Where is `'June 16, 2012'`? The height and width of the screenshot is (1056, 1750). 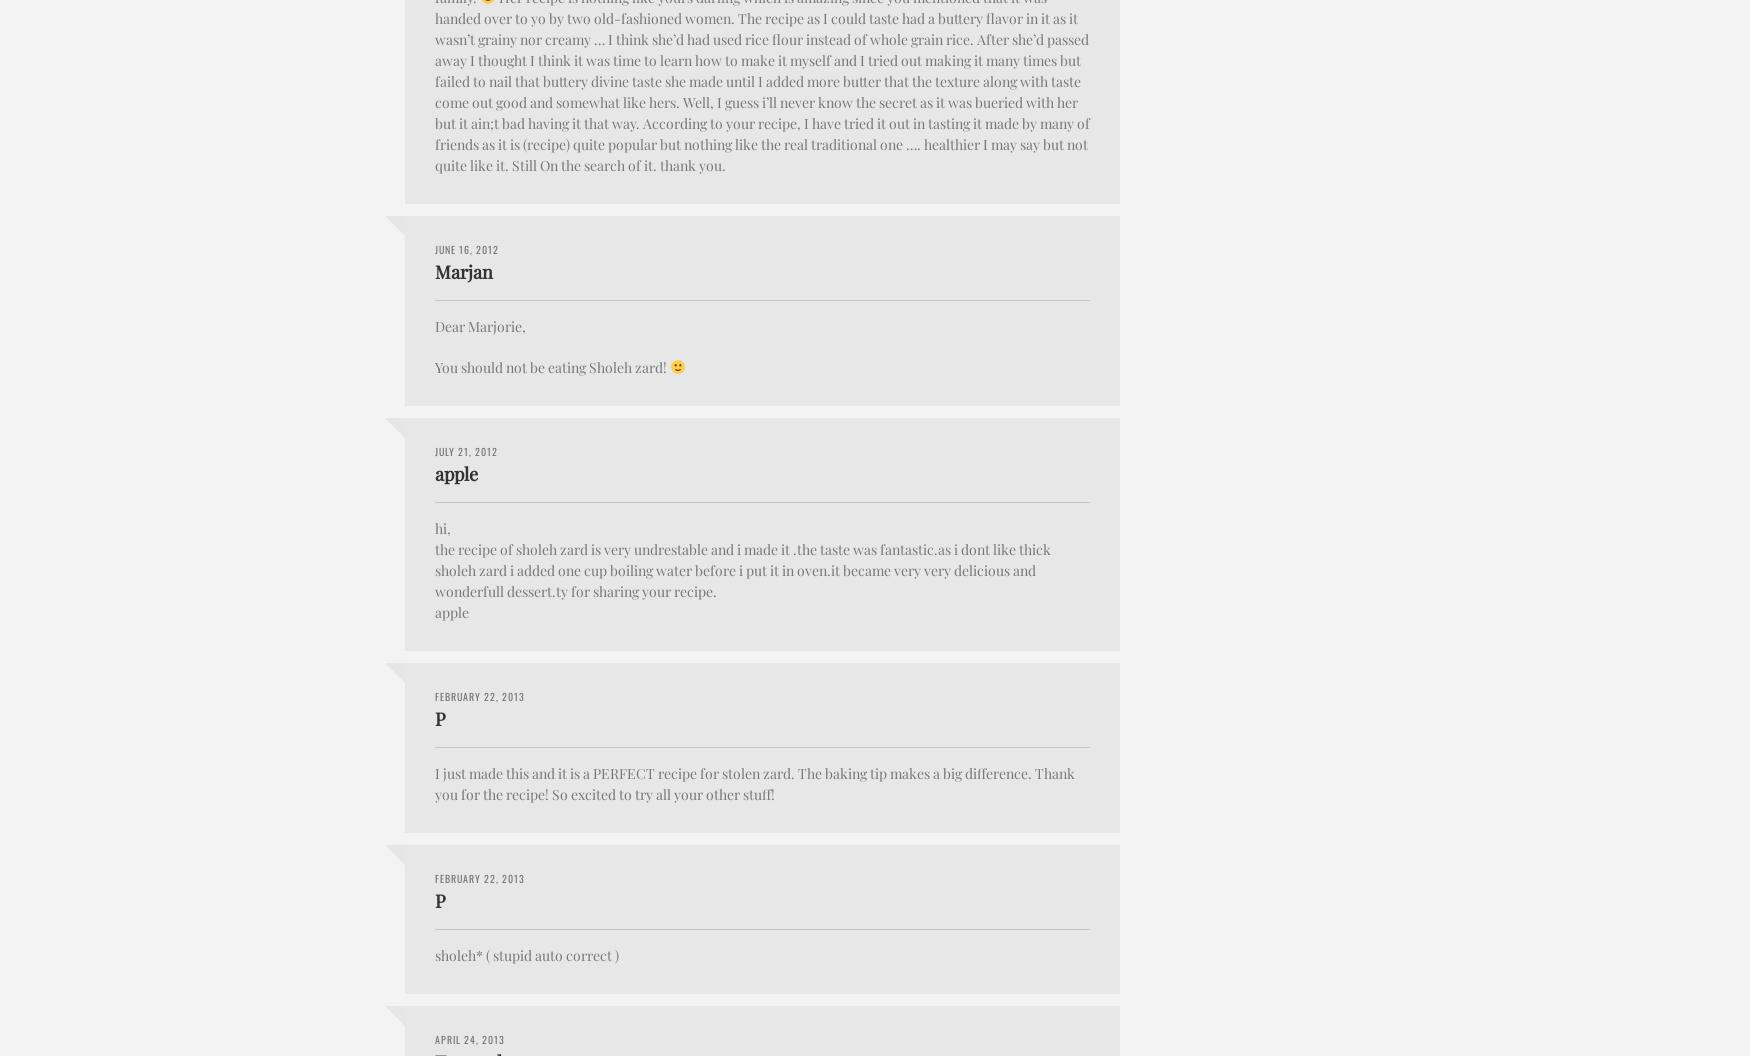 'June 16, 2012' is located at coordinates (467, 247).